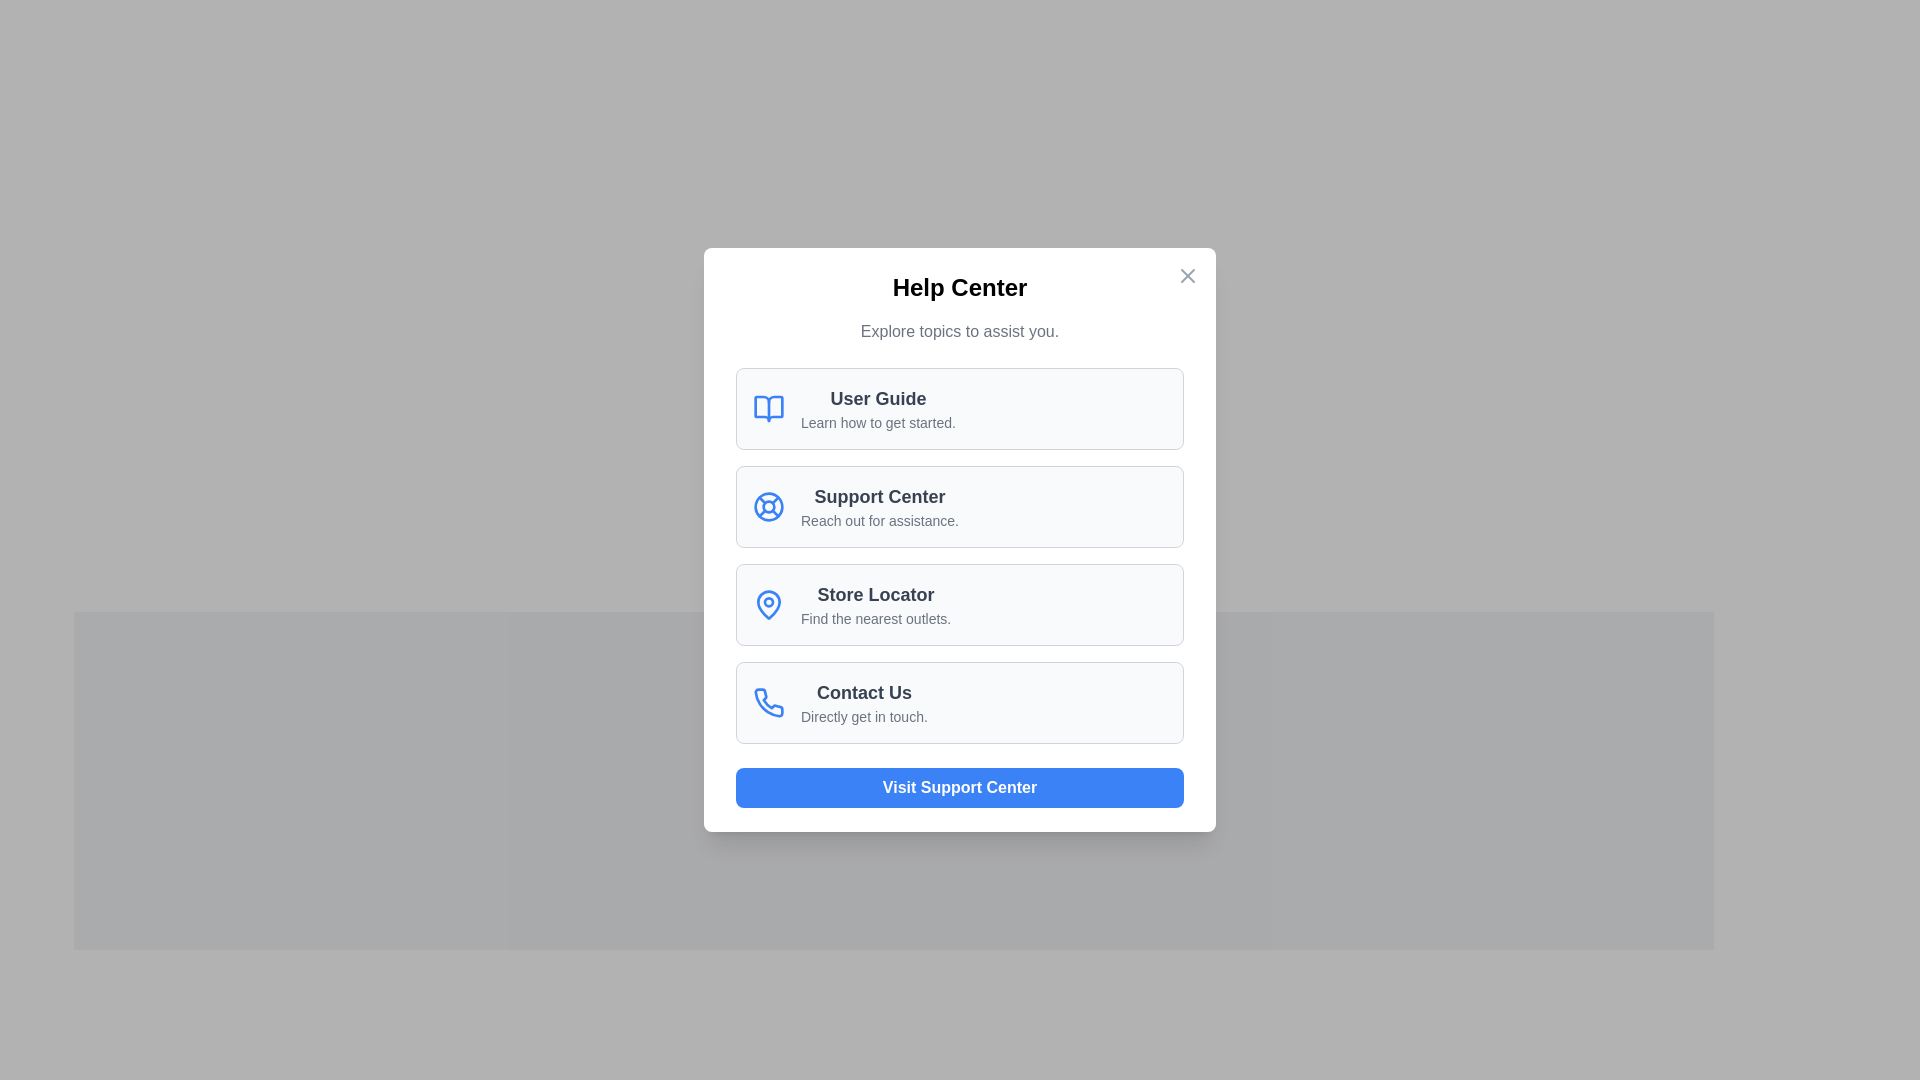 This screenshot has height=1080, width=1920. What do you see at coordinates (876, 593) in the screenshot?
I see `the 'Store Locator' title text label in the Help Center interface, which is the main text of the third option in the card-like structure` at bounding box center [876, 593].